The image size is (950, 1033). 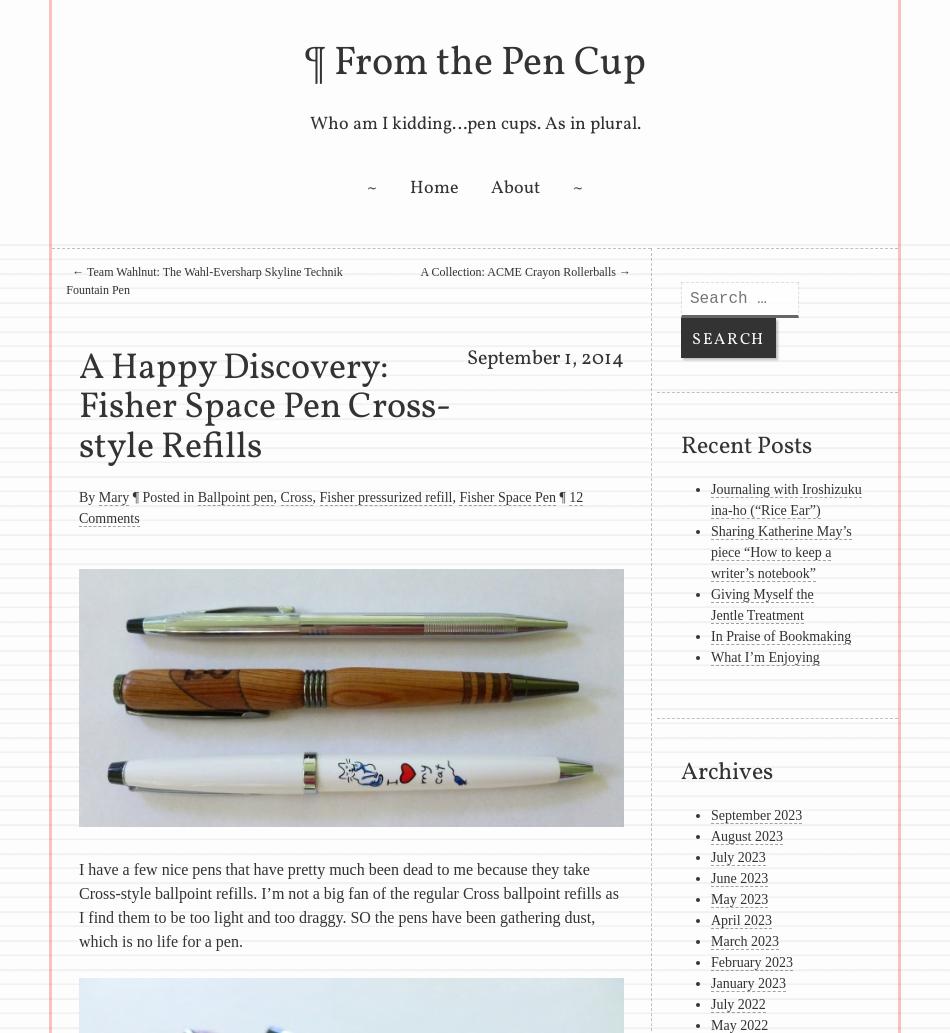 I want to click on 'Archives', so click(x=724, y=771).